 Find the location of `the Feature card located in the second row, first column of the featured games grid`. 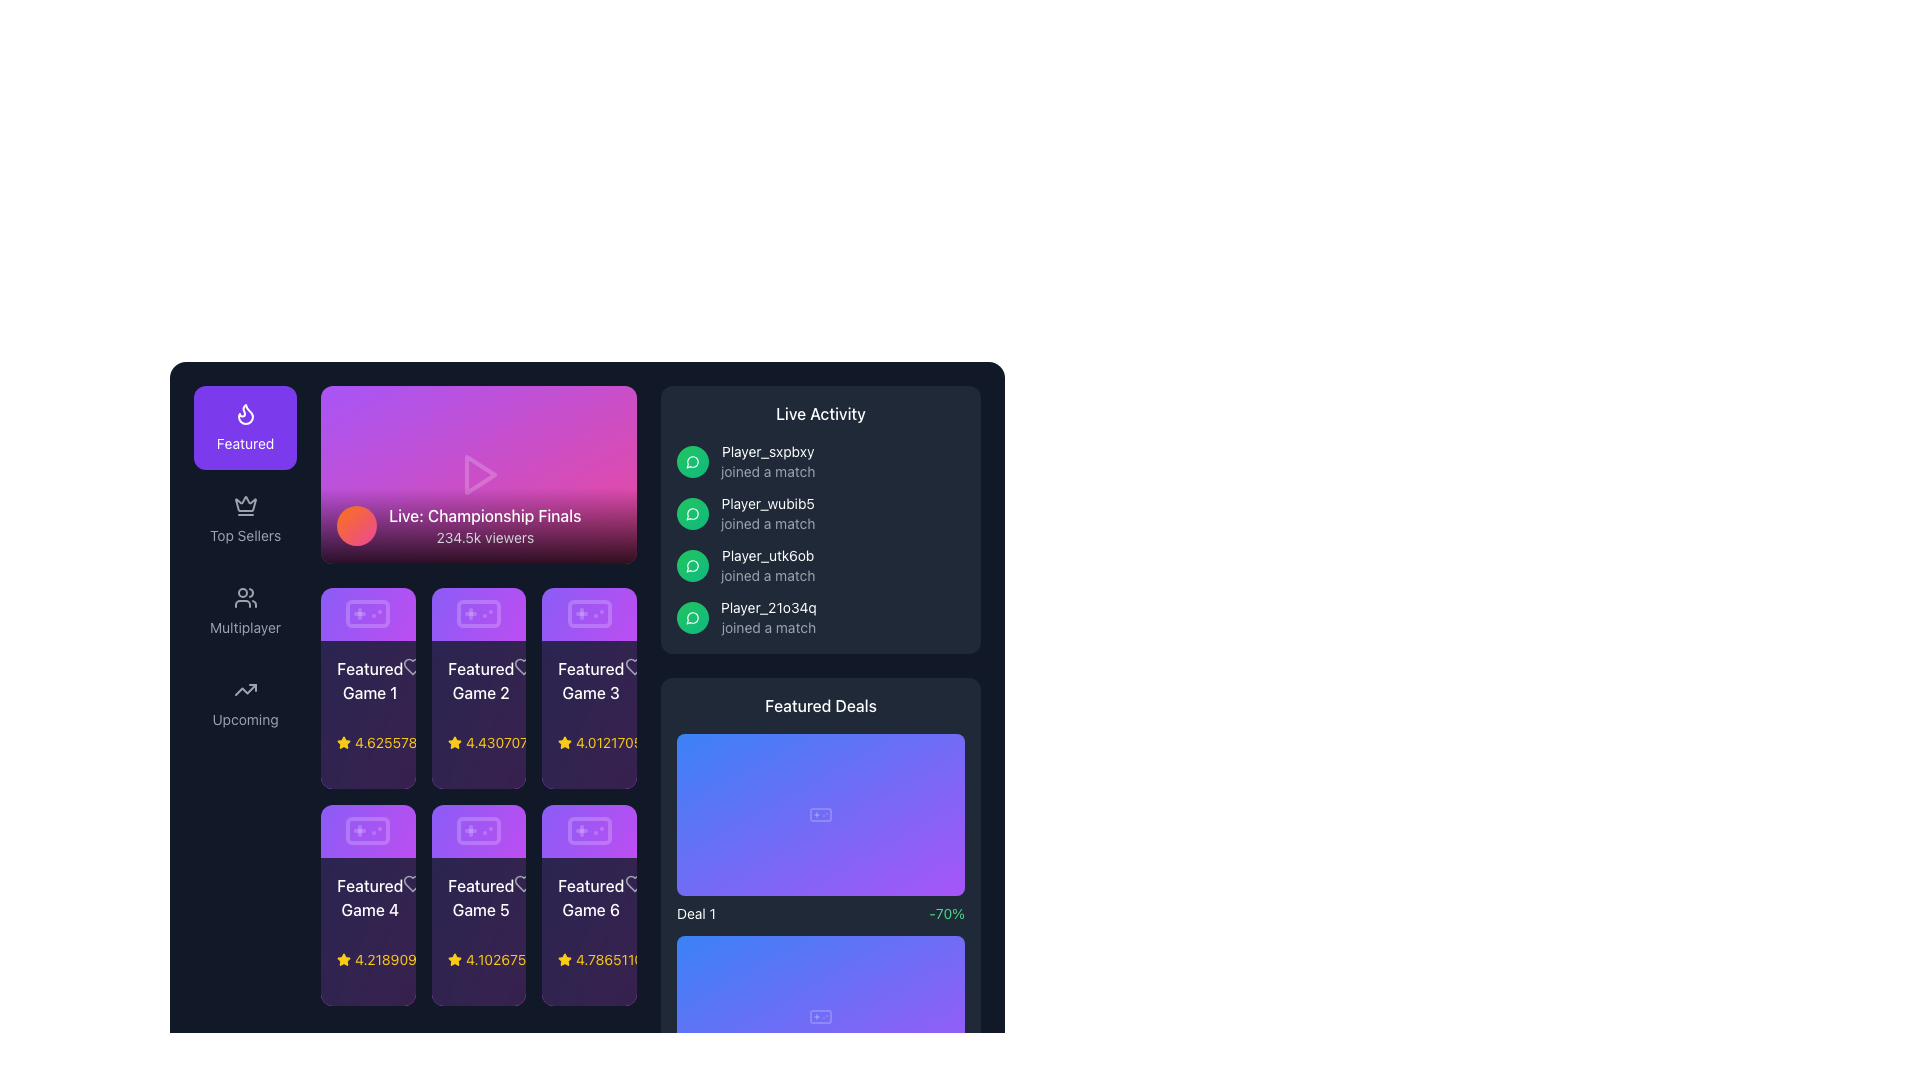

the Feature card located in the second row, first column of the featured games grid is located at coordinates (368, 905).